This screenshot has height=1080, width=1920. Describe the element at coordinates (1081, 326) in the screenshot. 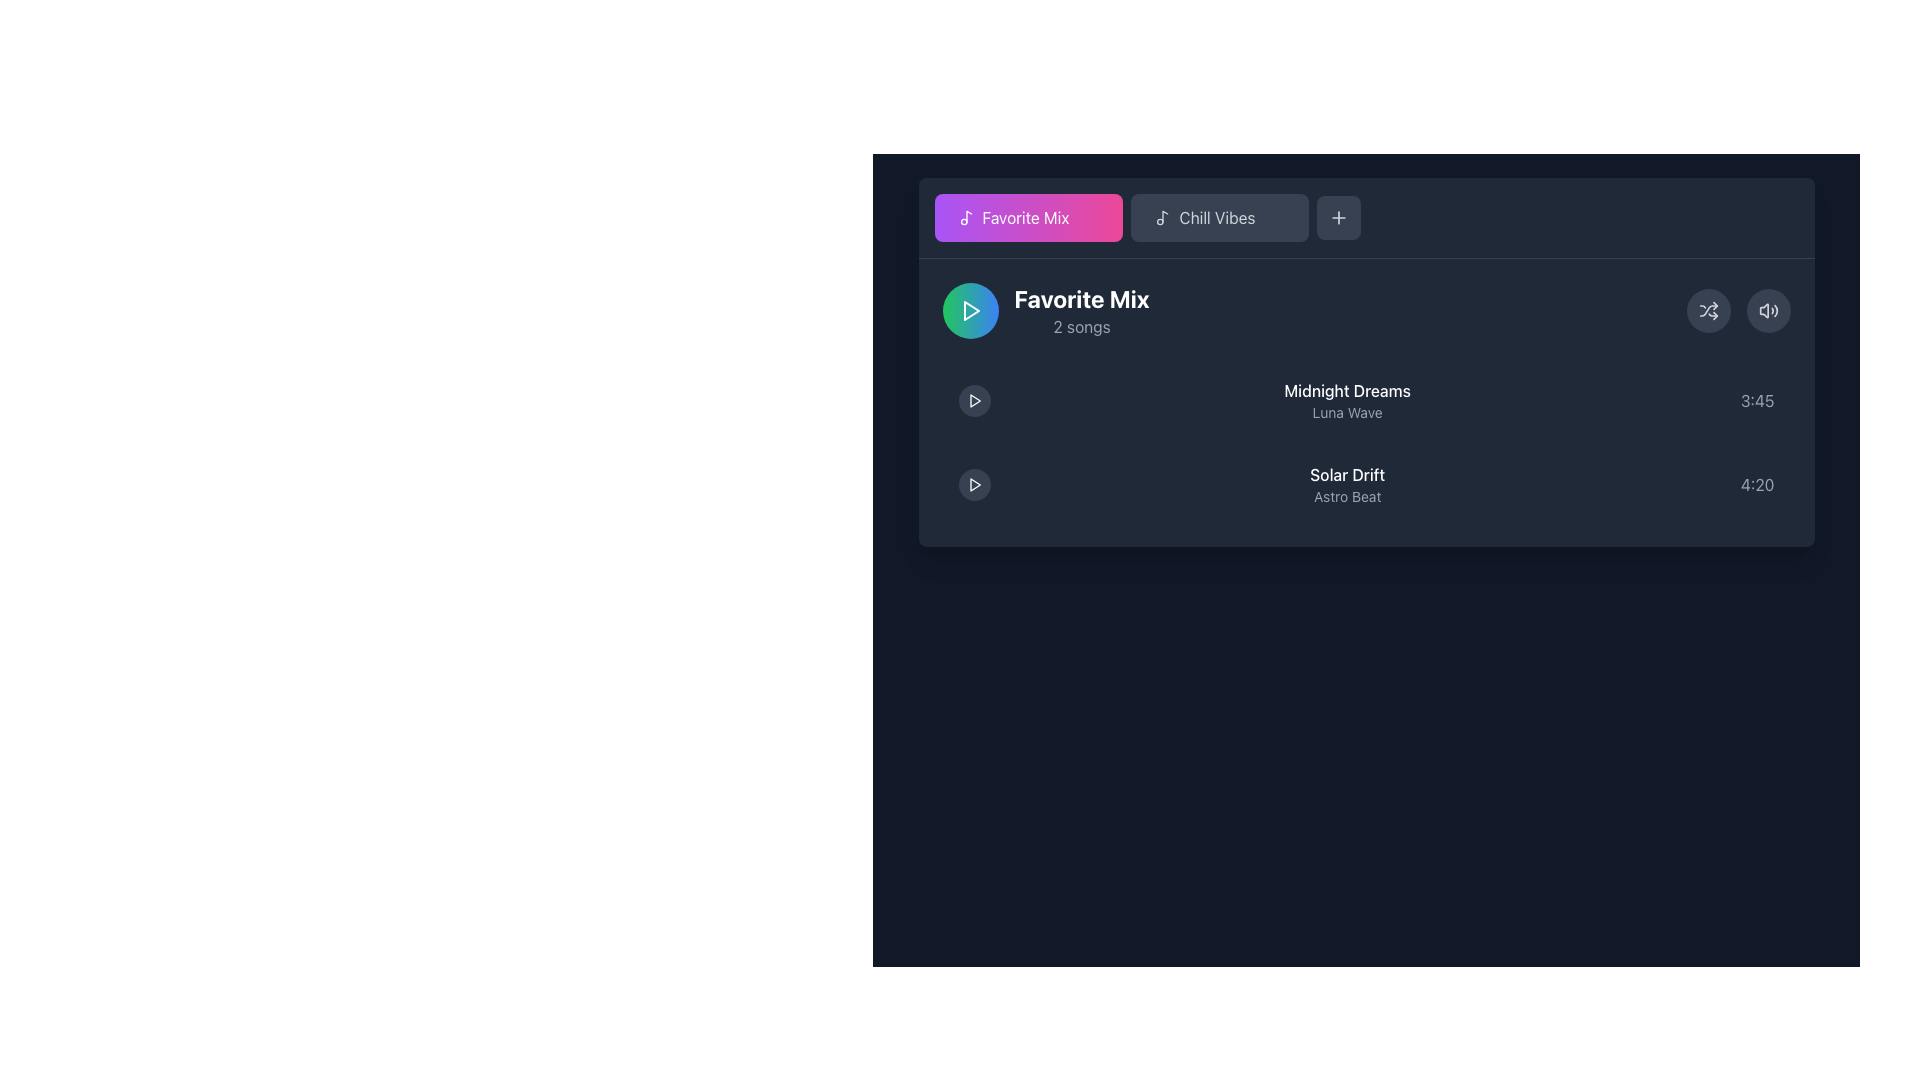

I see `the text label indicating the total number of songs in the 'Favorite Mix' playlist, which displays '2 songs'` at that location.